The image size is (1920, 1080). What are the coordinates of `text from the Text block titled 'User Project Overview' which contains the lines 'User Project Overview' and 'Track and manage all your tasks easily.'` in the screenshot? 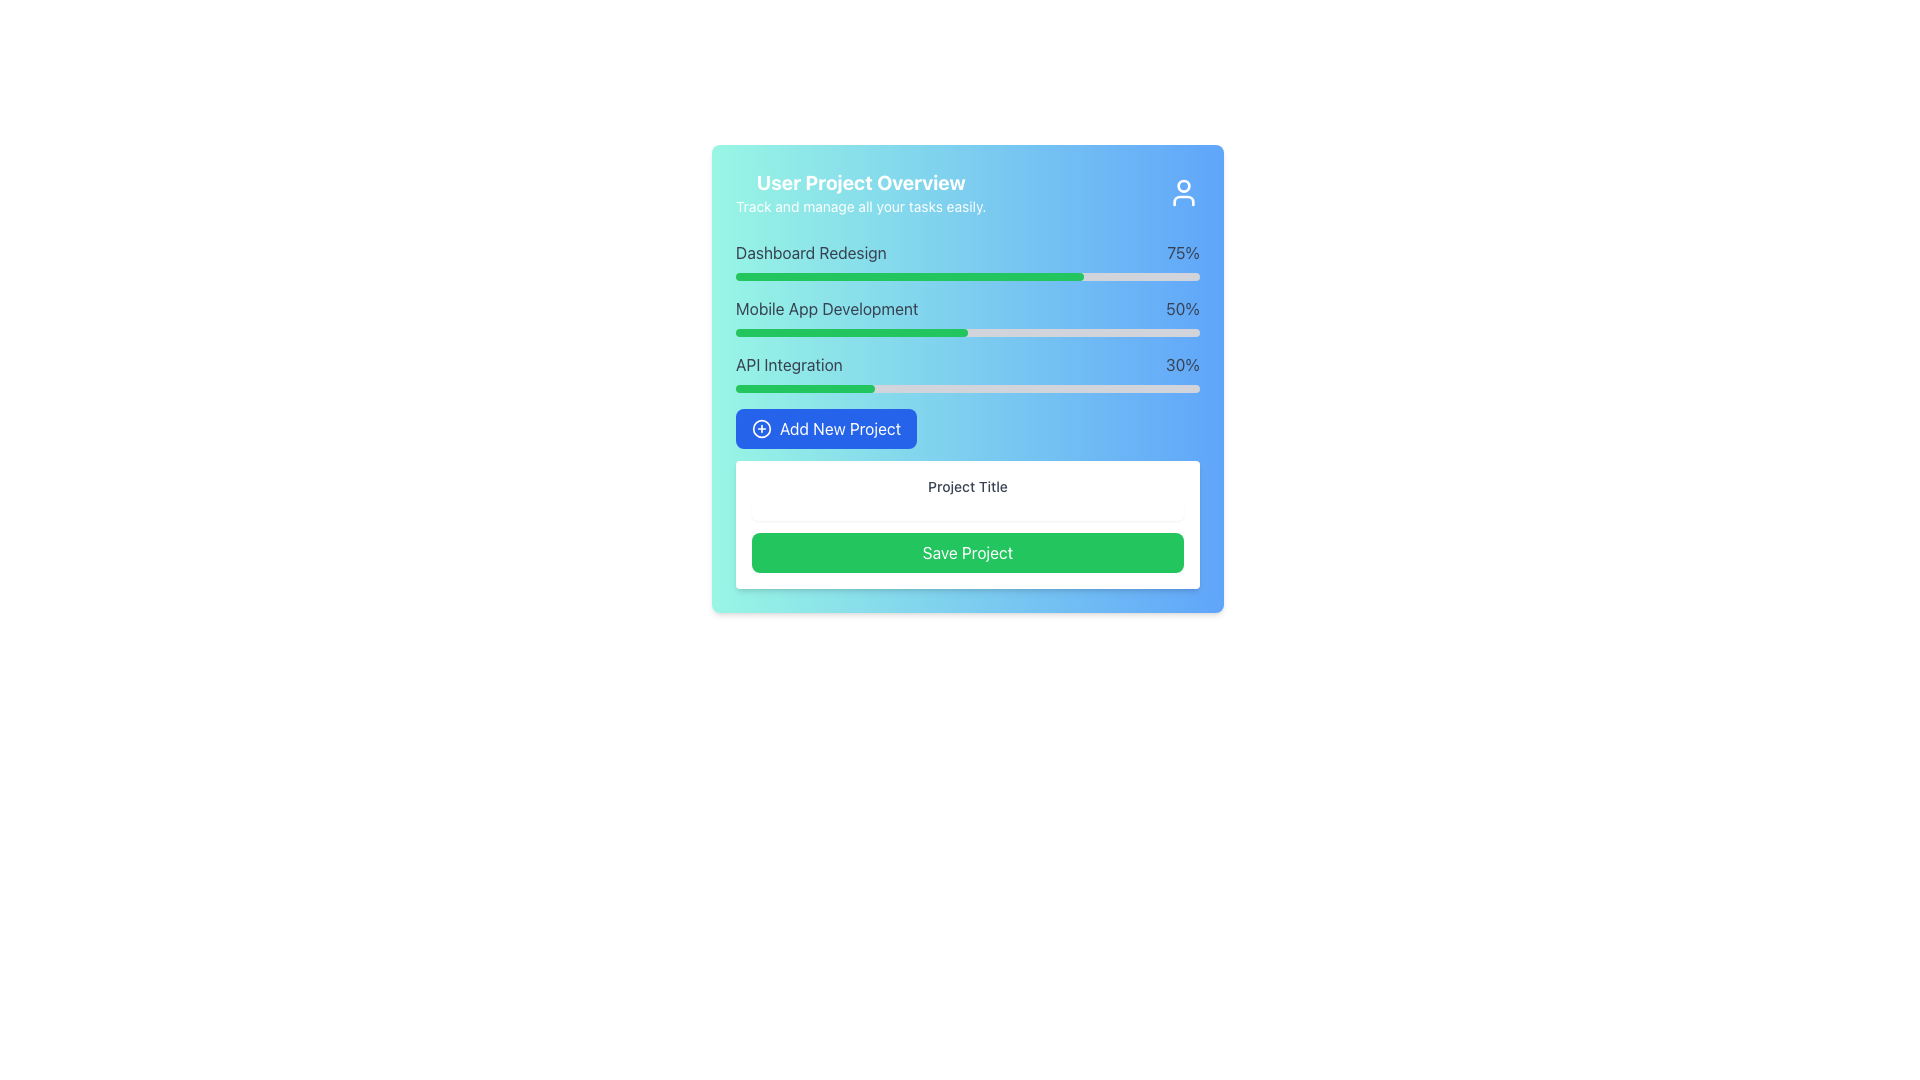 It's located at (861, 192).